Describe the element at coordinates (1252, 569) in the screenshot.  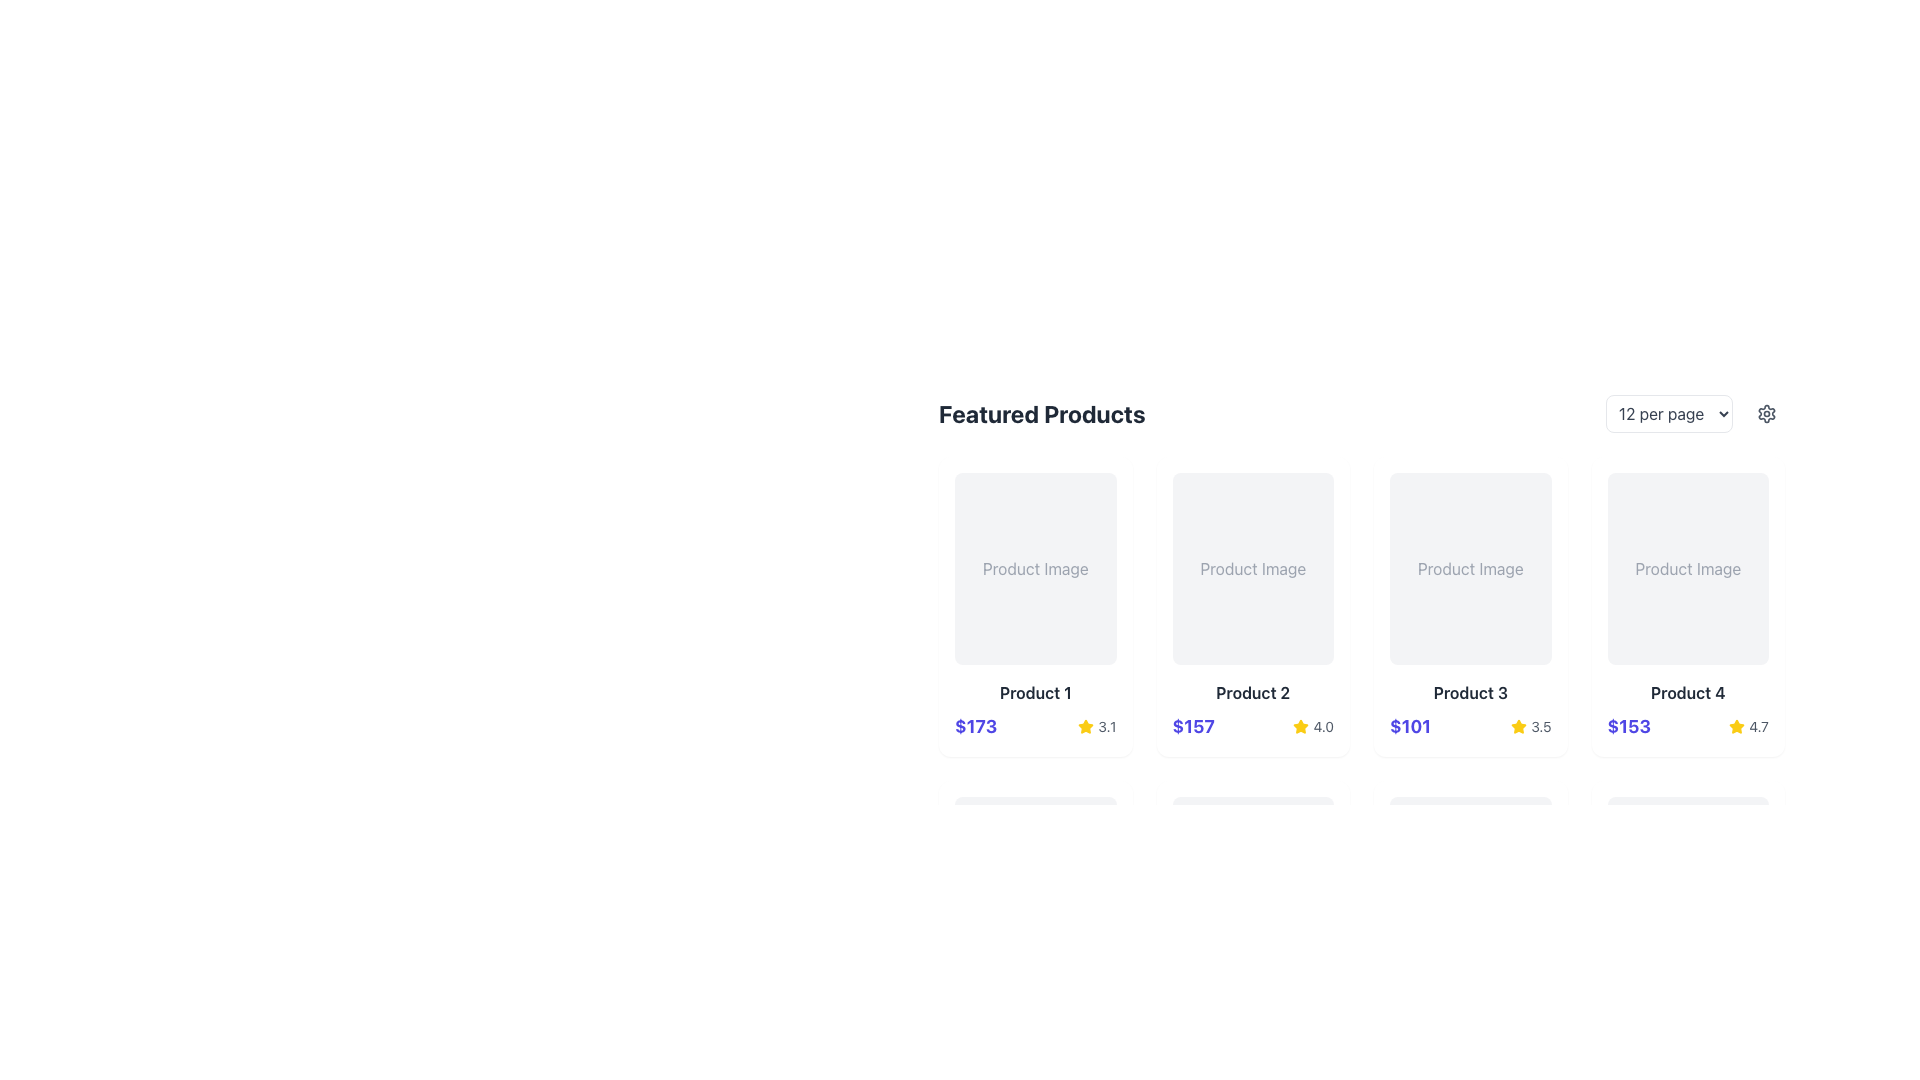
I see `the text label indicating the intended space for displaying a 'Product Image' within the second product card labeled 'Product 2'` at that location.